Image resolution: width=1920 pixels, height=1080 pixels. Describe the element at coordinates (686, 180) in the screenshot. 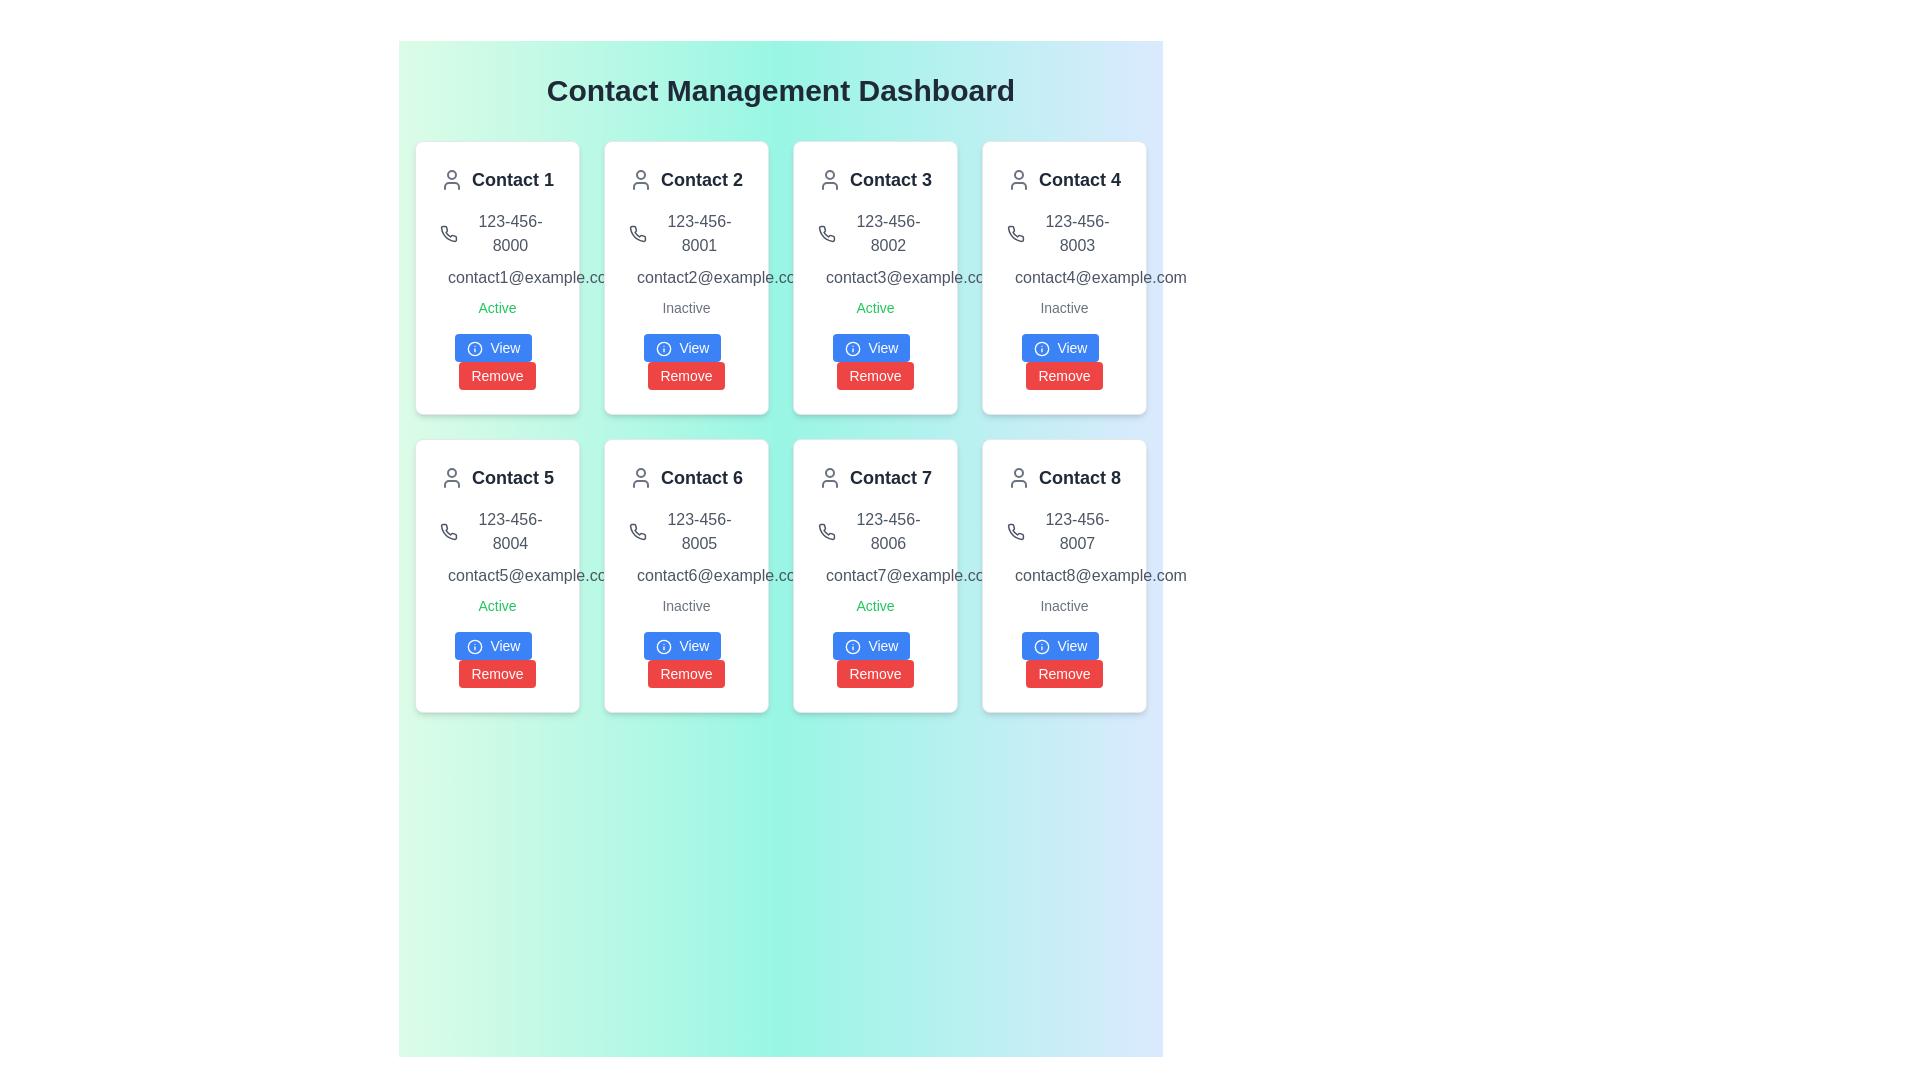

I see `text of the label displaying the contact's name at the top of the second contact card in the first row of a 4x2 grid on the dashboard` at that location.